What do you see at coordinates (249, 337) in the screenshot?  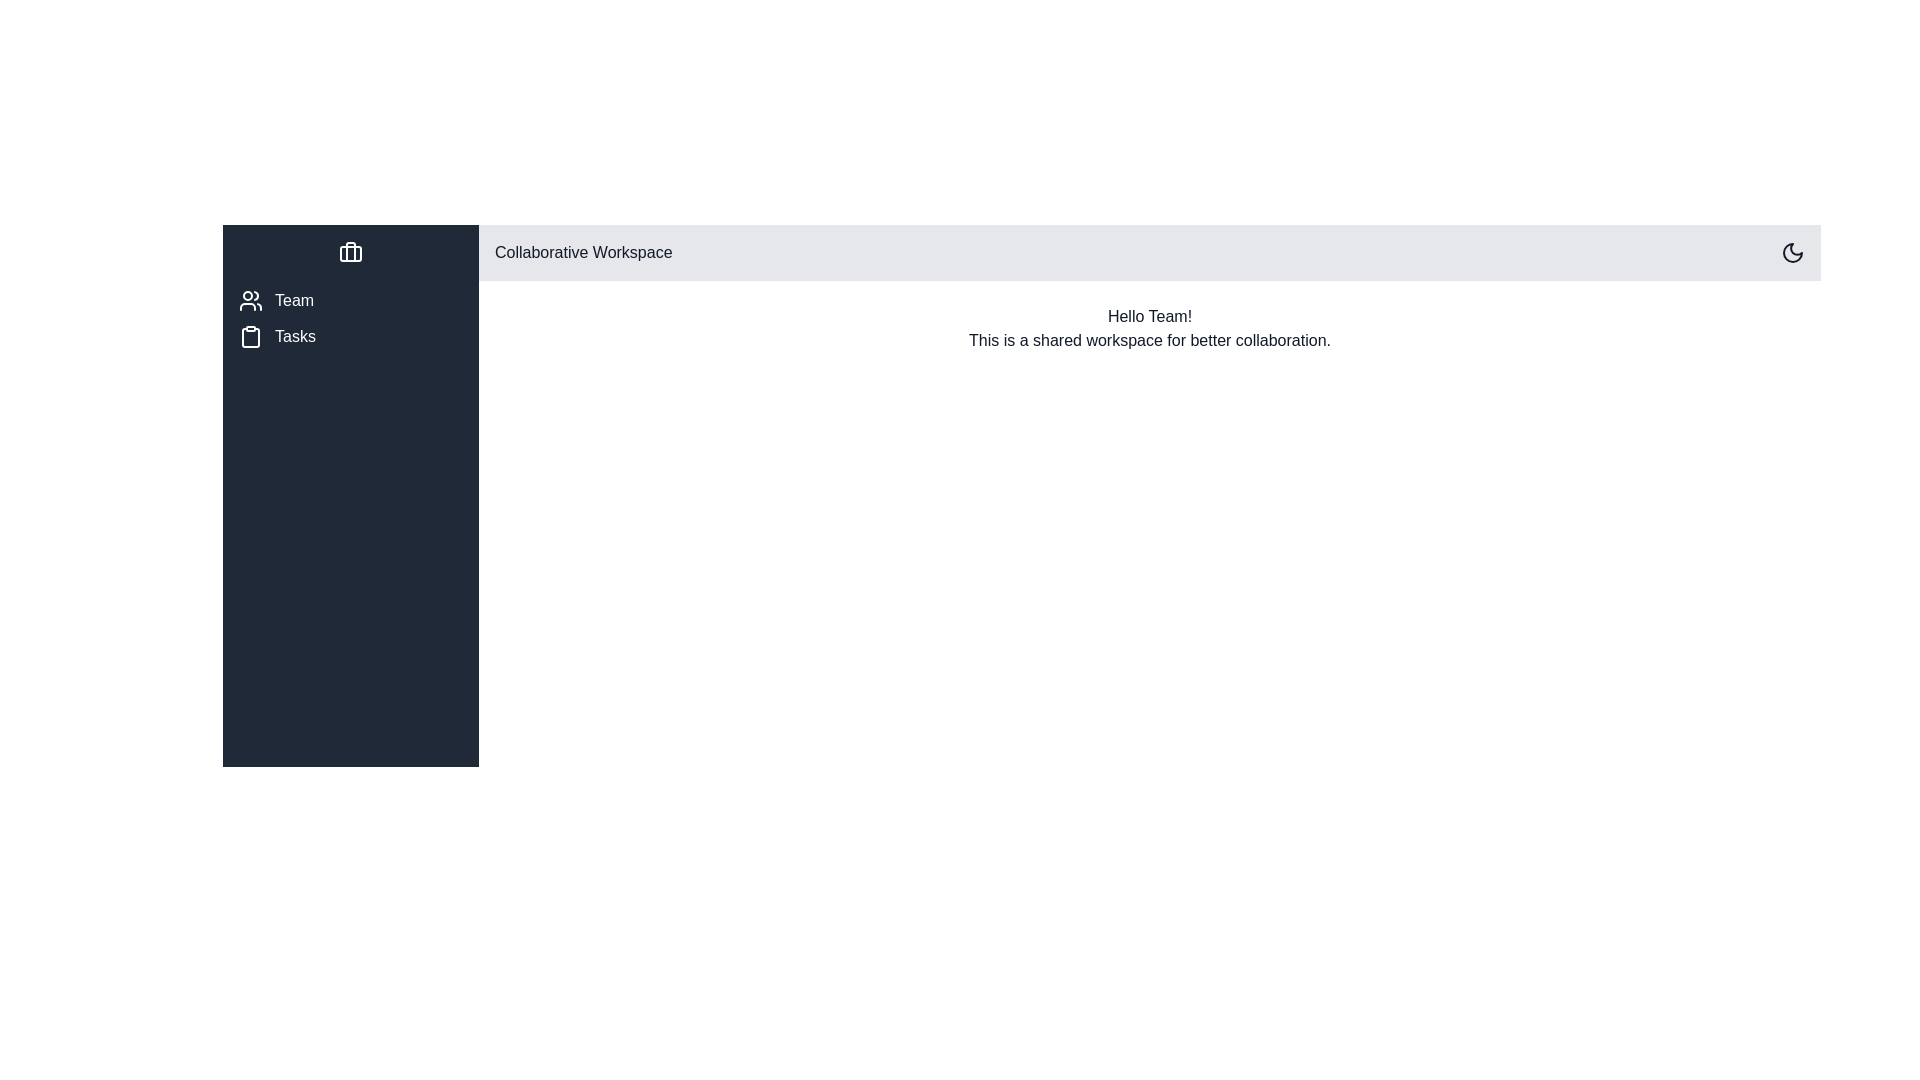 I see `the clipboard vector icon located in the left navigation bar, which is styled in white on a dark background and positioned as the second icon from the top` at bounding box center [249, 337].